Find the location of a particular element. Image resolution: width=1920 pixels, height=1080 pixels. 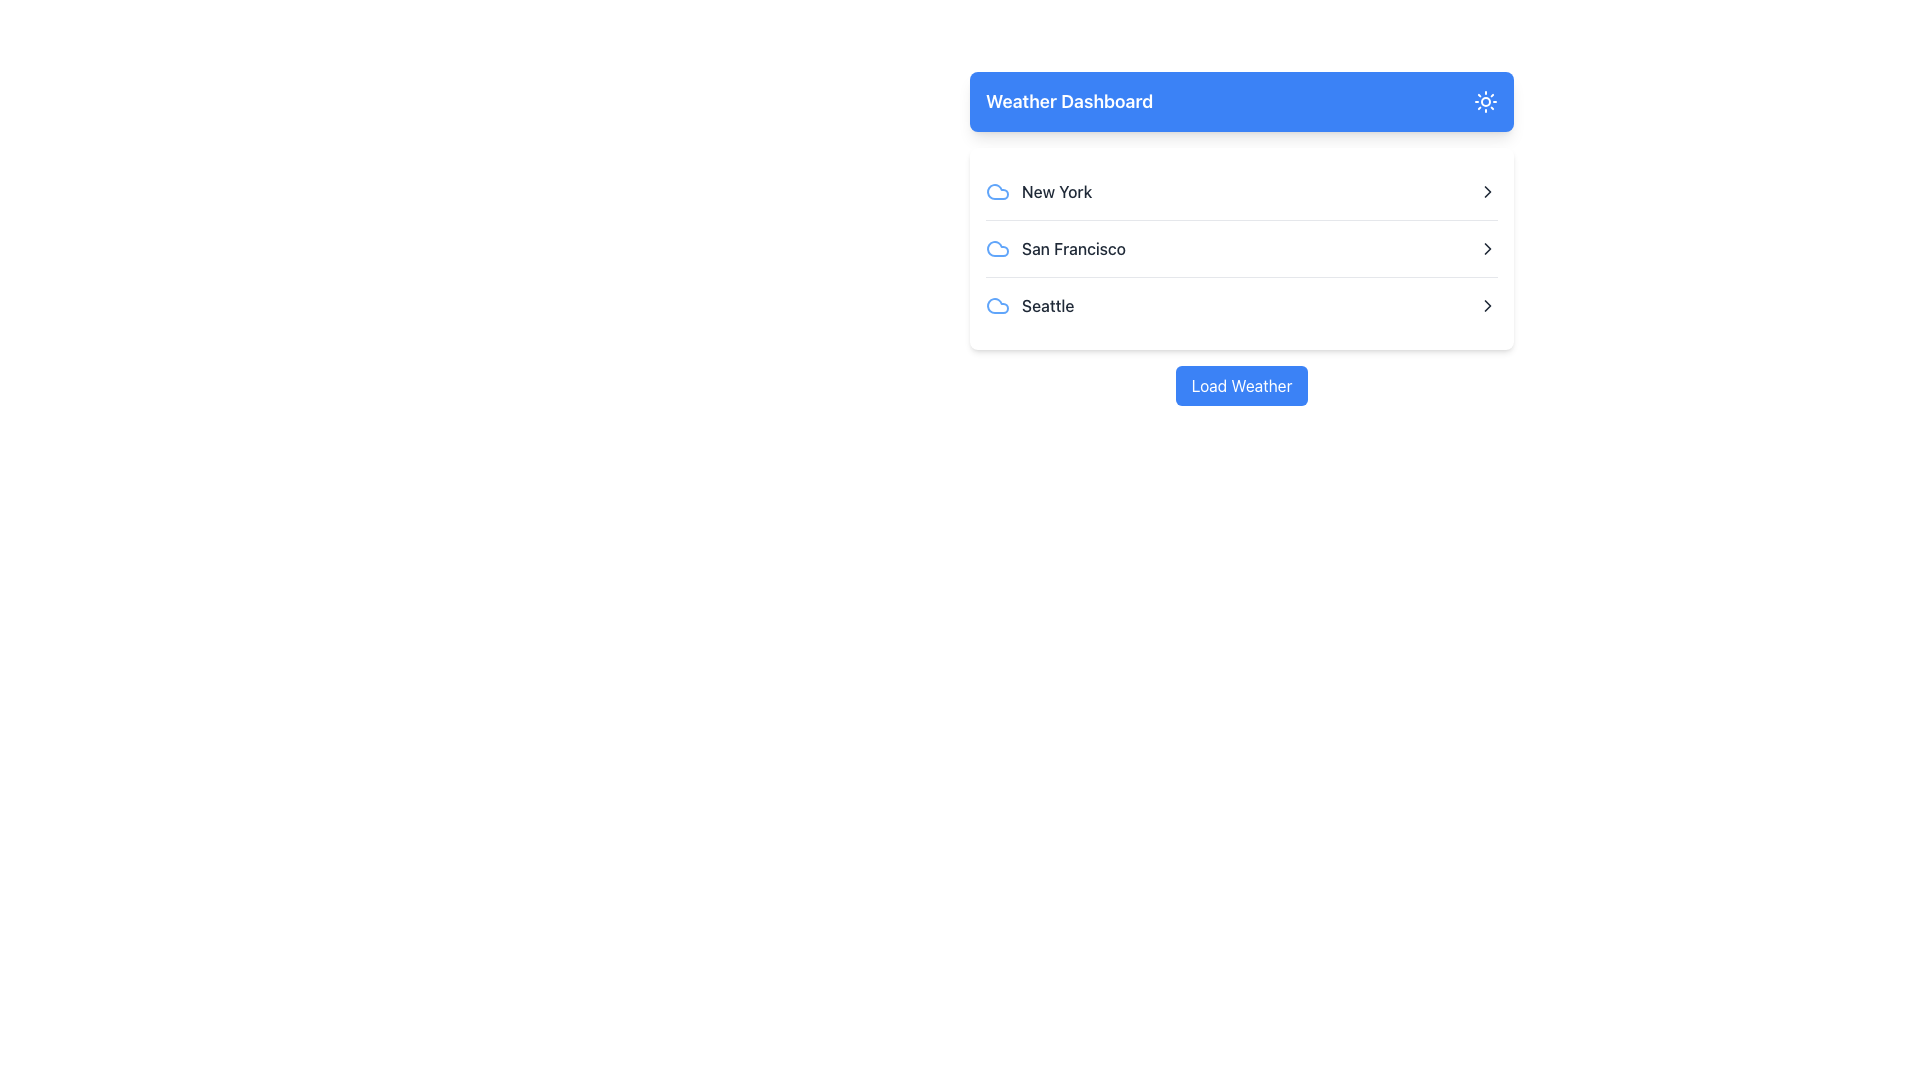

the 'Load Weather' button is located at coordinates (1241, 385).